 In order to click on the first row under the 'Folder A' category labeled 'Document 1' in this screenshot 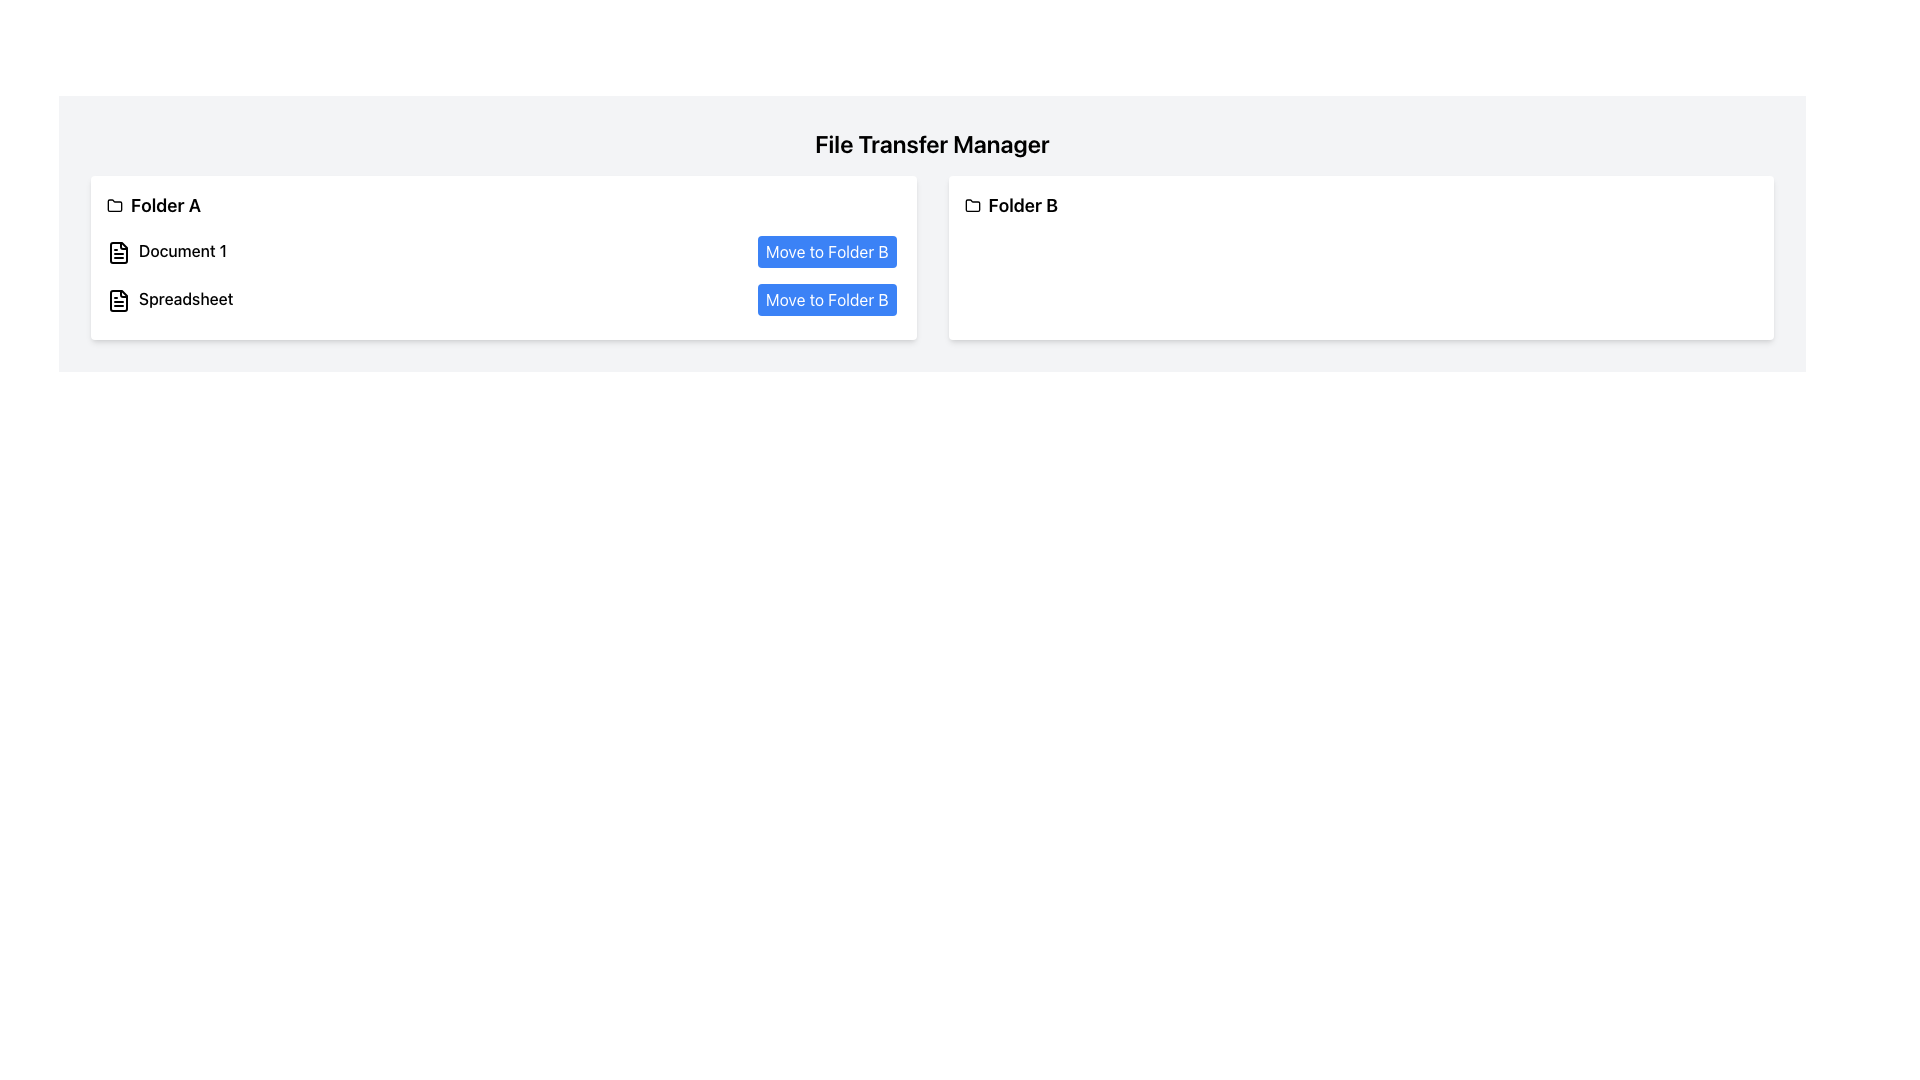, I will do `click(503, 250)`.